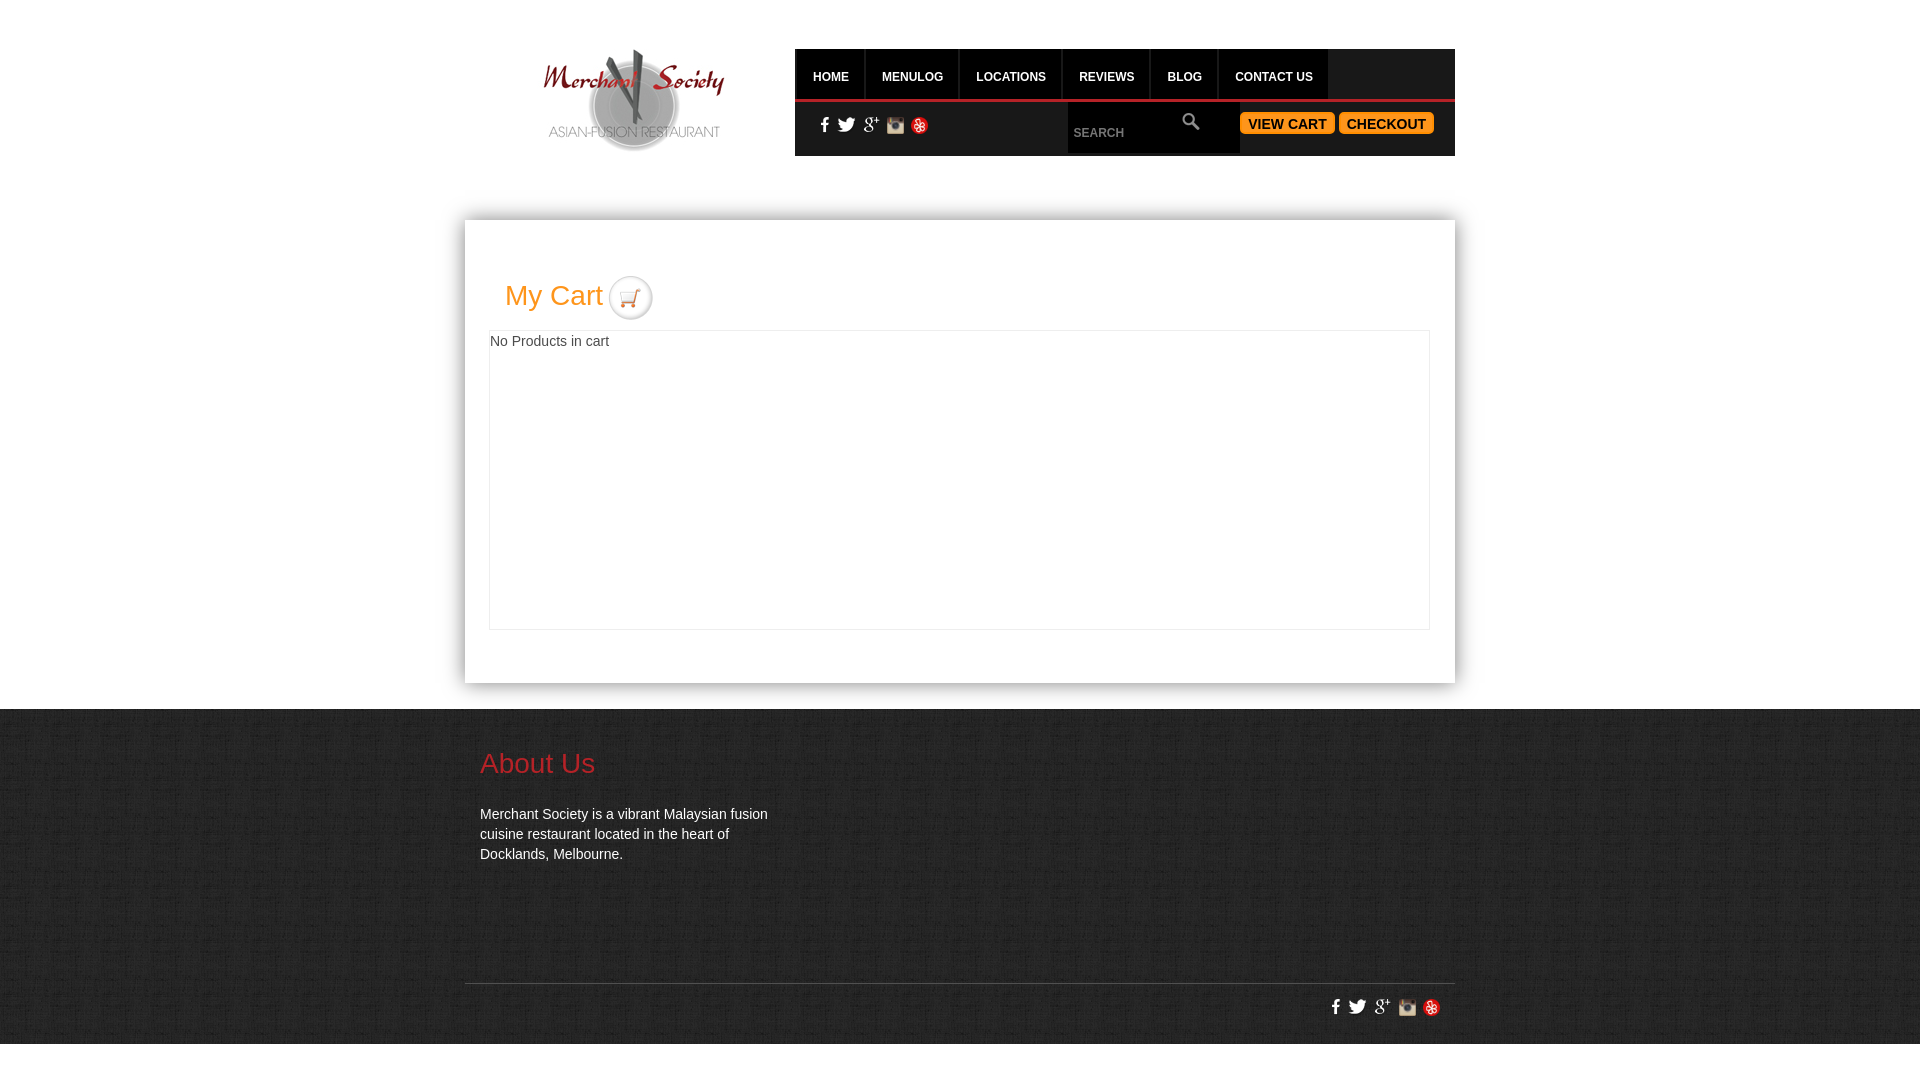 The height and width of the screenshot is (1080, 1920). What do you see at coordinates (1104, 72) in the screenshot?
I see `'REVIEWS'` at bounding box center [1104, 72].